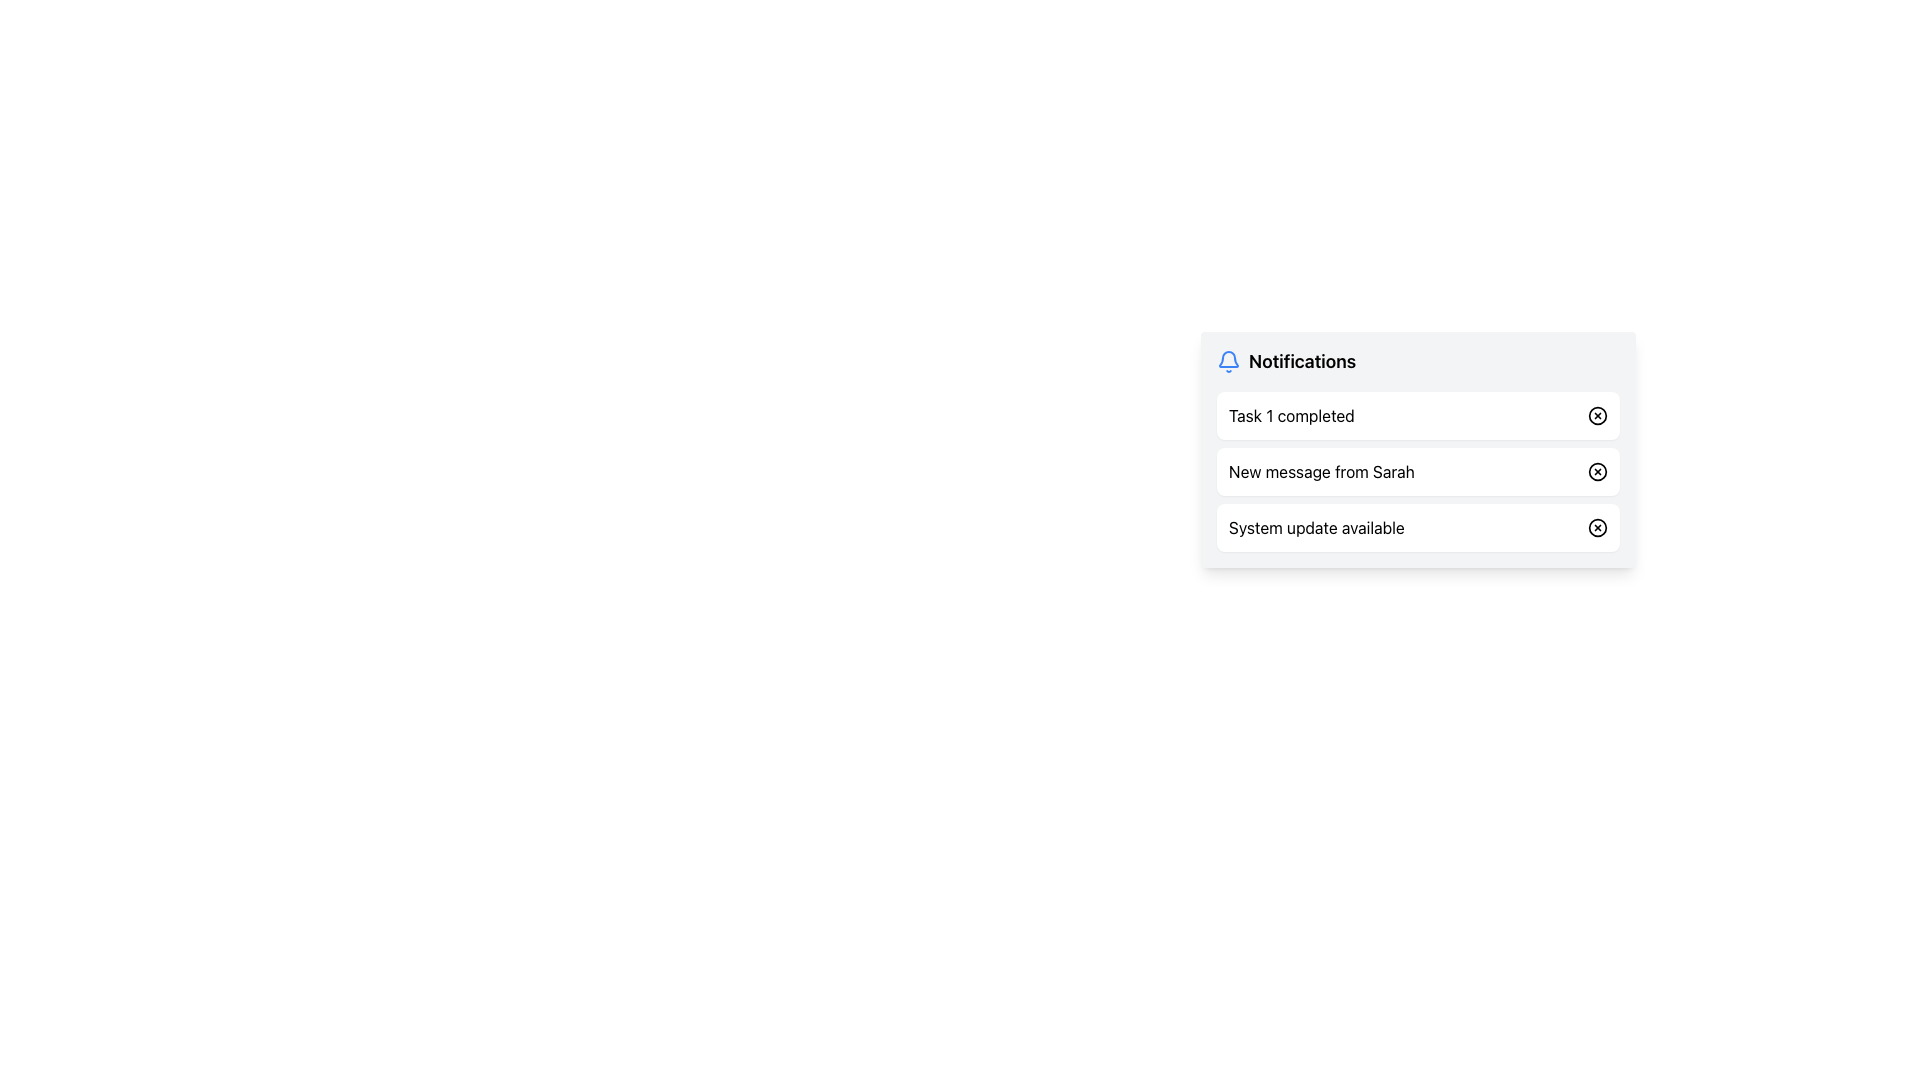  Describe the element at coordinates (1597, 415) in the screenshot. I see `the circular dismiss button icon located to the right of the 'Task 1 completed' notification` at that location.